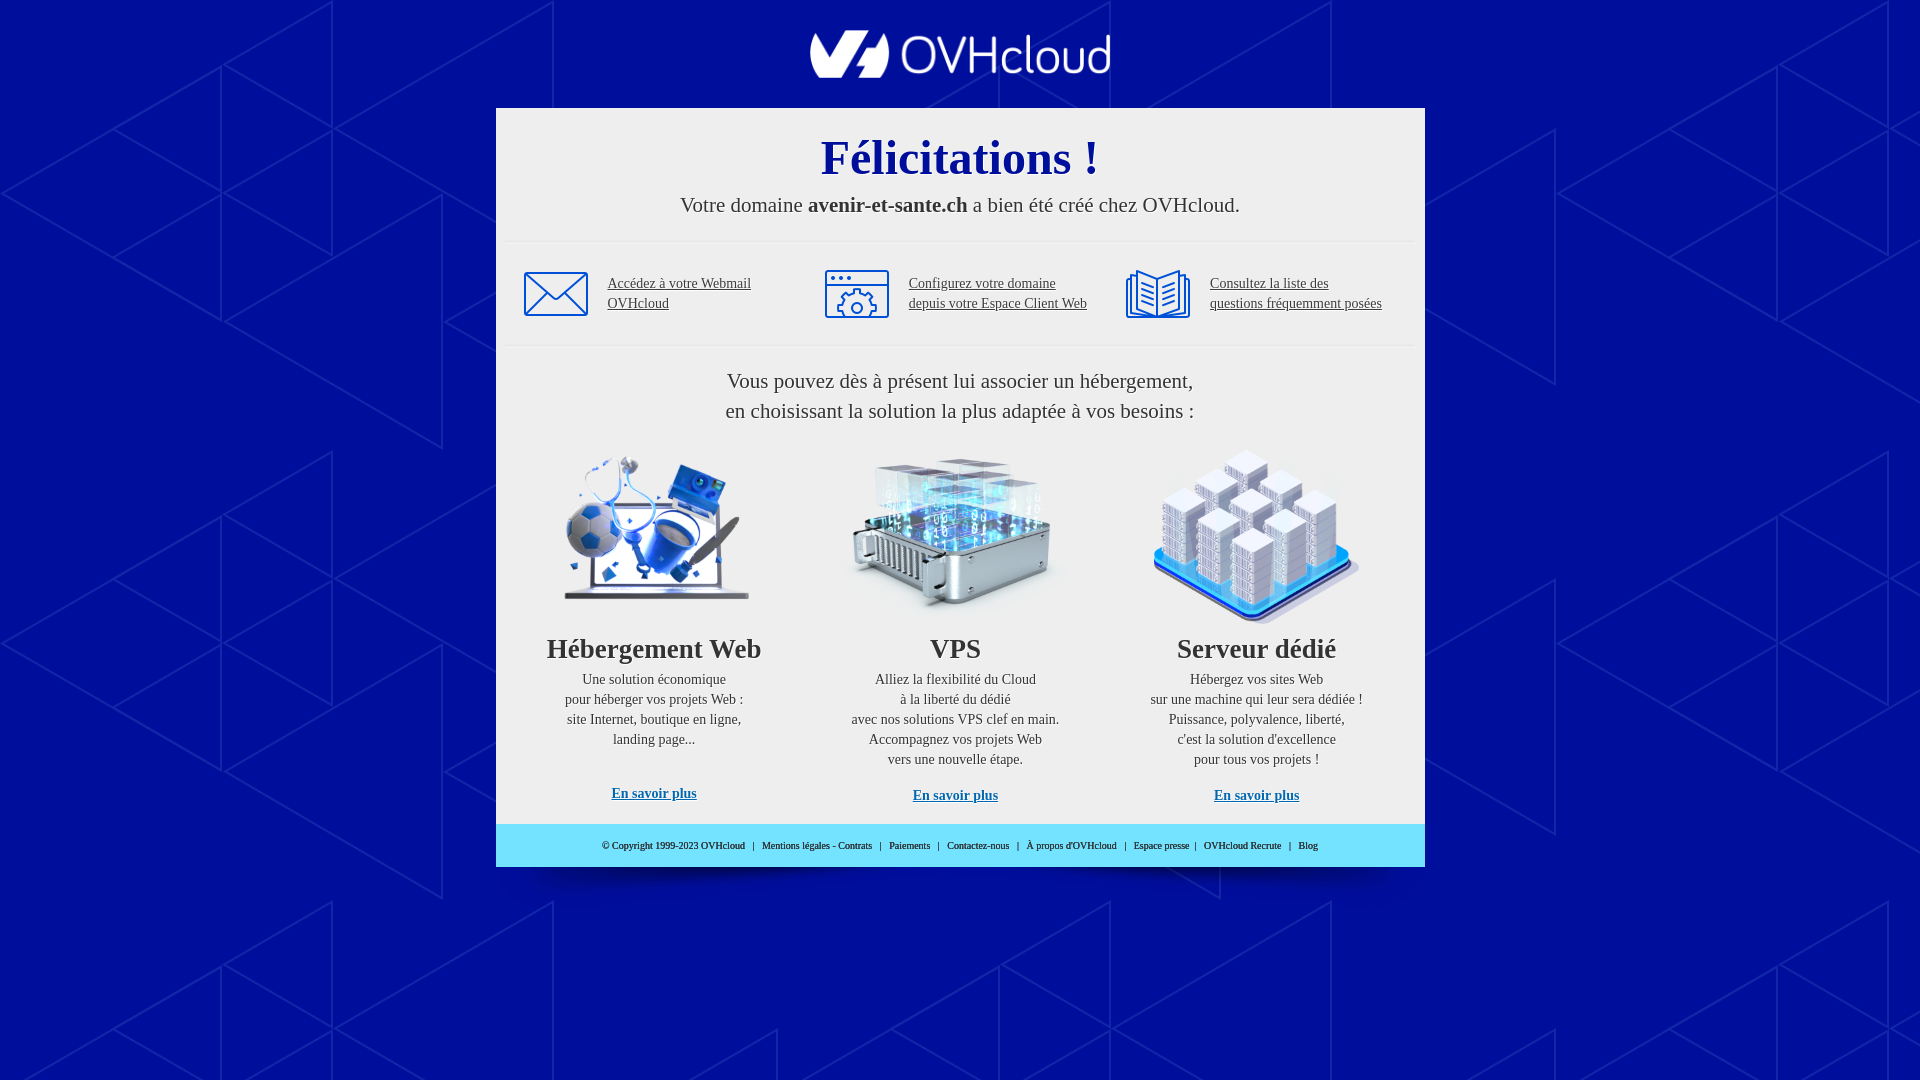 The width and height of the screenshot is (1920, 1080). Describe the element at coordinates (954, 794) in the screenshot. I see `'En savoir plus'` at that location.